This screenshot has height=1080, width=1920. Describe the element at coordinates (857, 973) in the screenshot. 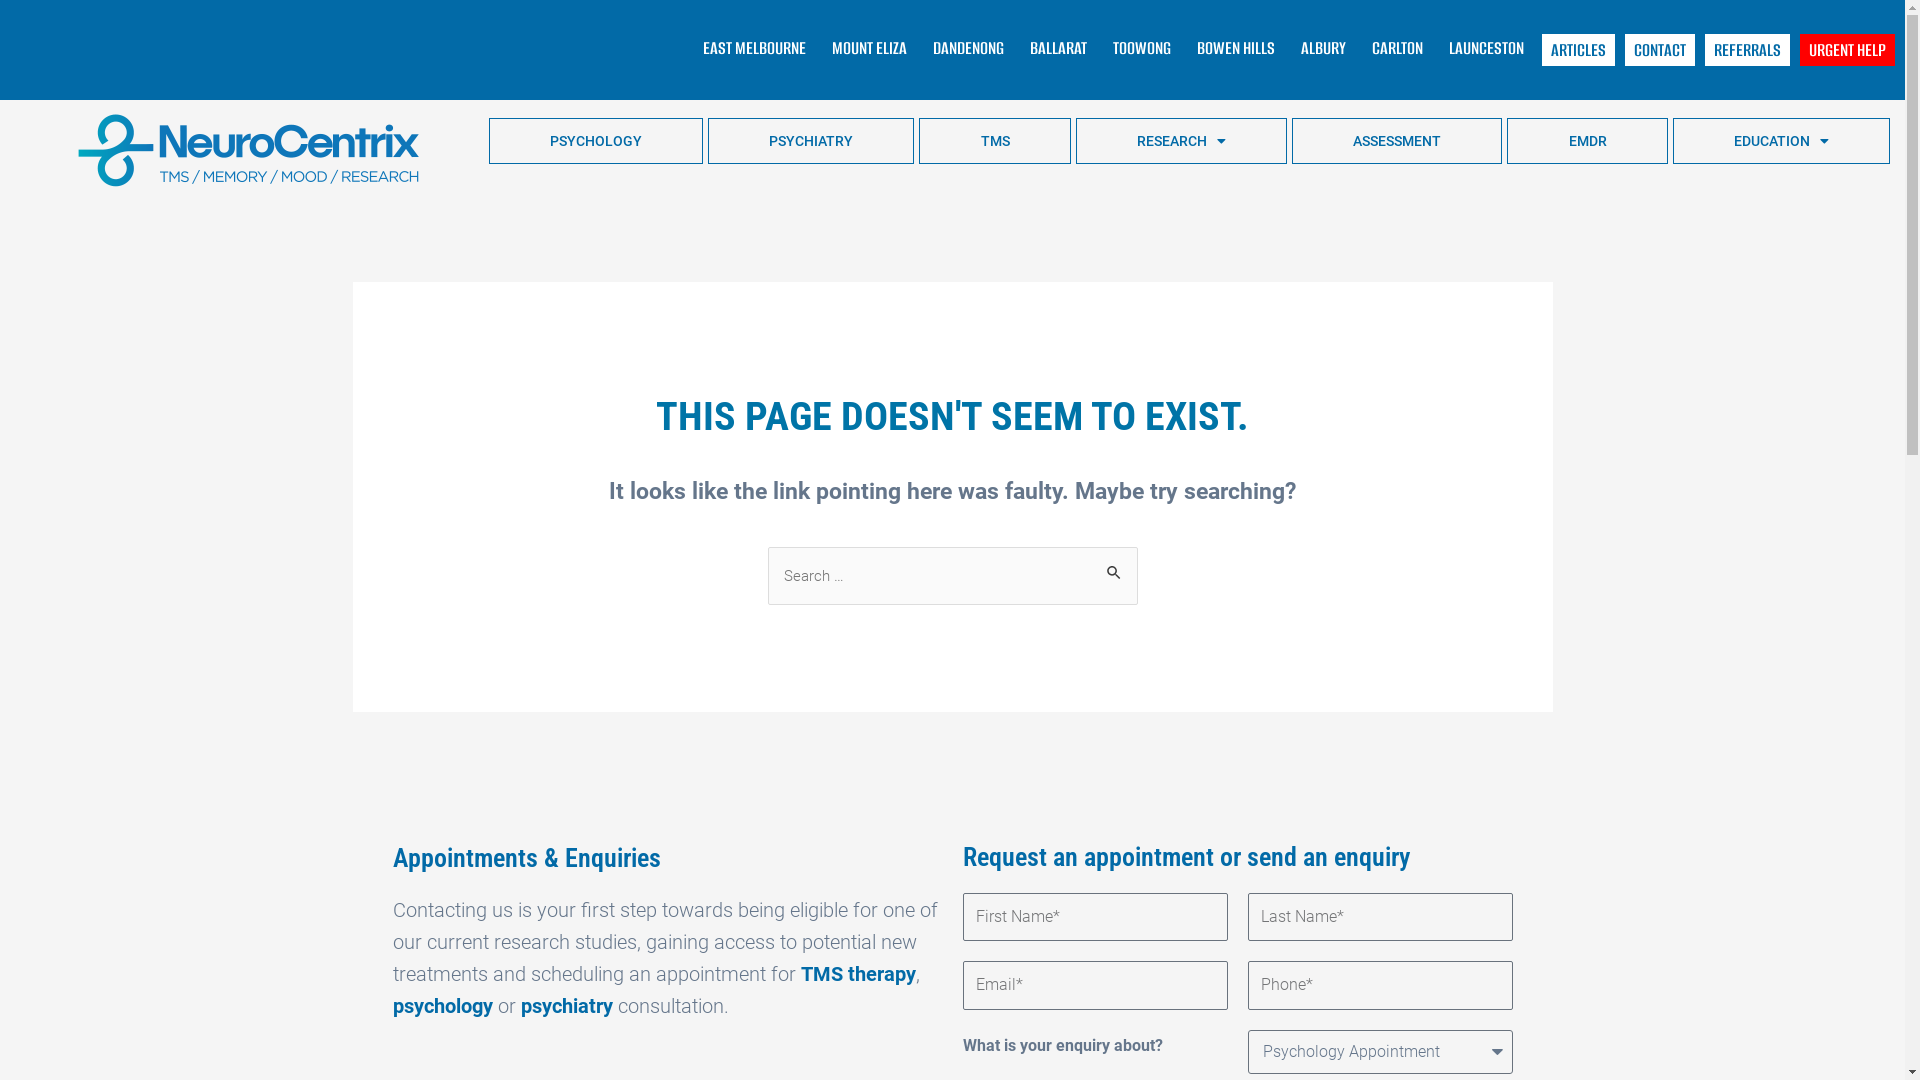

I see `'TMS therapy'` at that location.